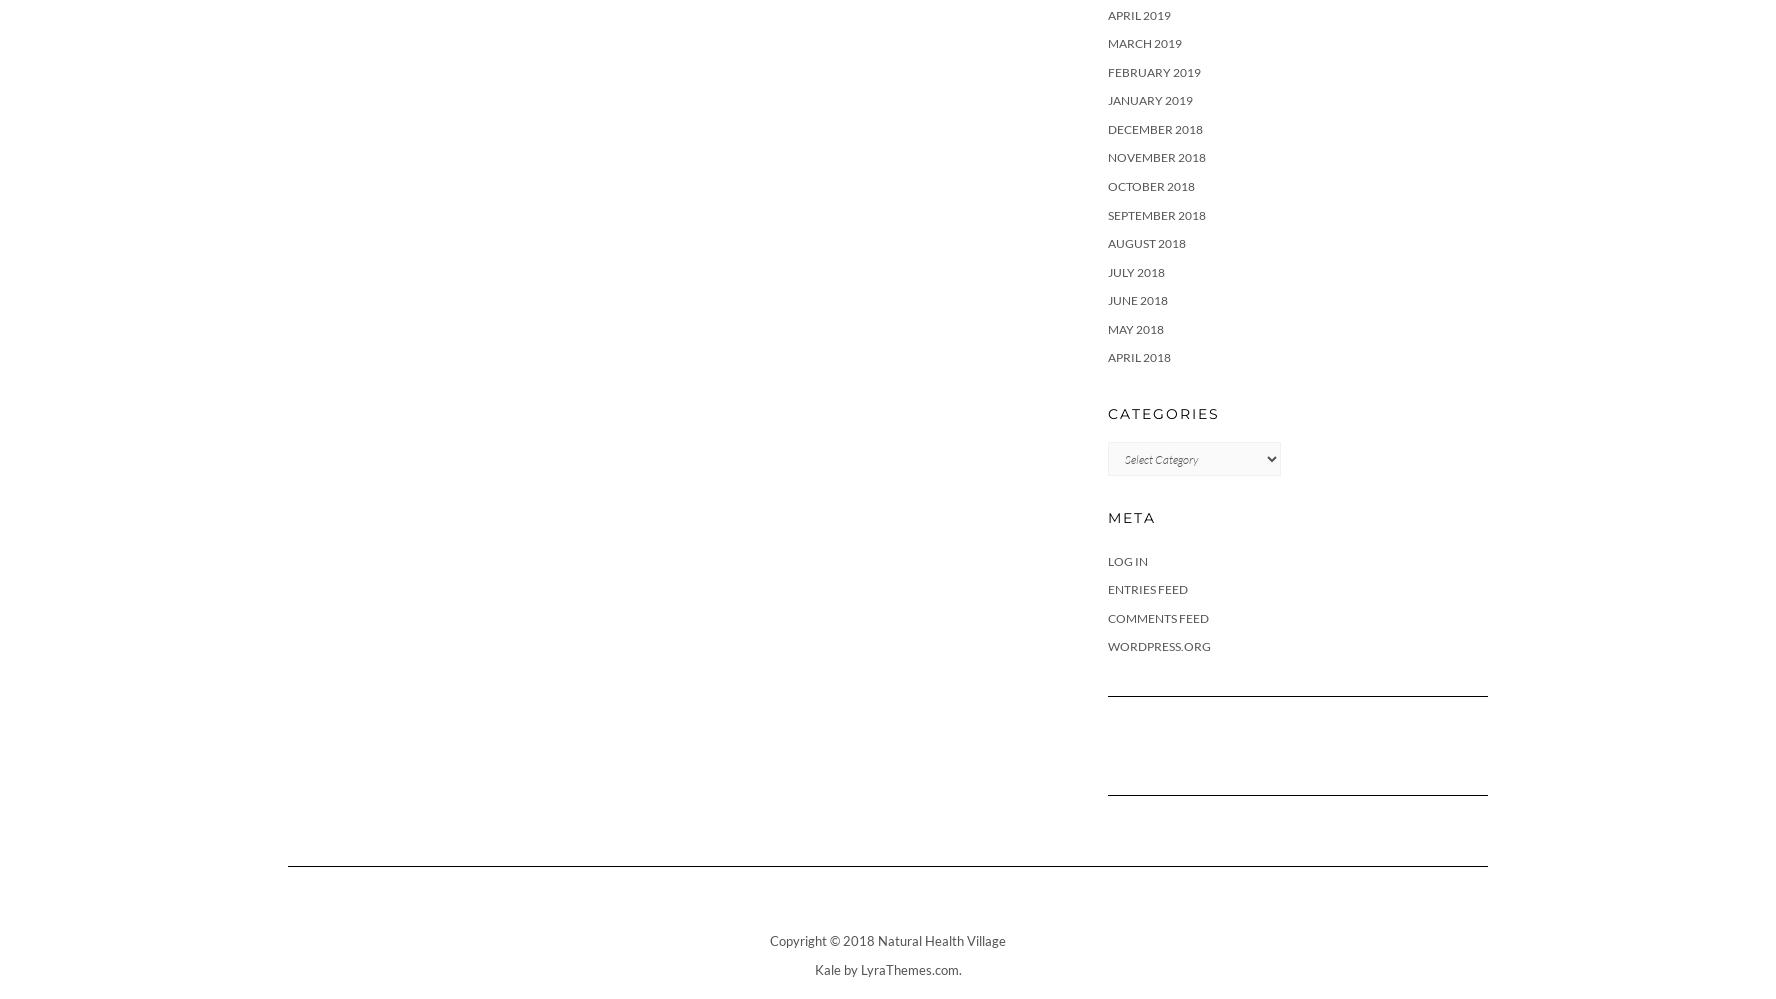 This screenshot has width=1776, height=999. I want to click on 'WordPress.org', so click(1107, 645).